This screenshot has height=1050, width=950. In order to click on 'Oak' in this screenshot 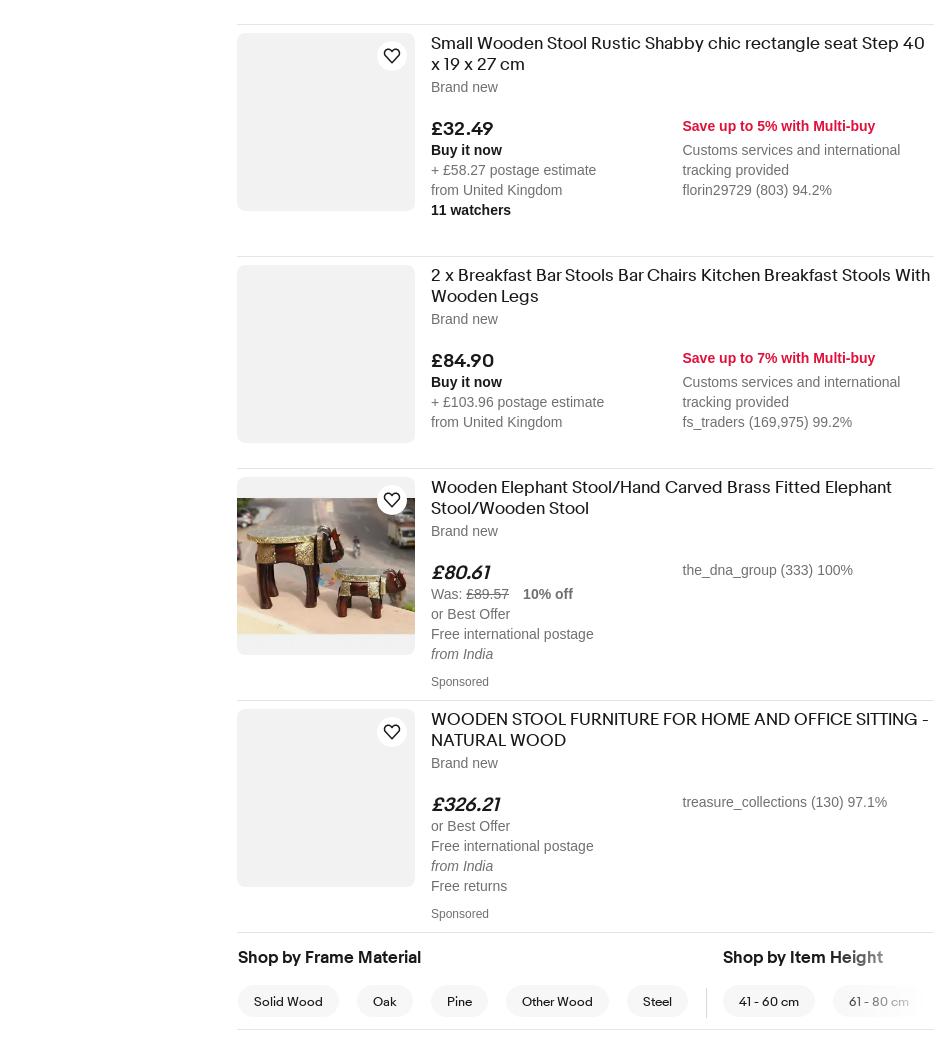, I will do `click(384, 1000)`.